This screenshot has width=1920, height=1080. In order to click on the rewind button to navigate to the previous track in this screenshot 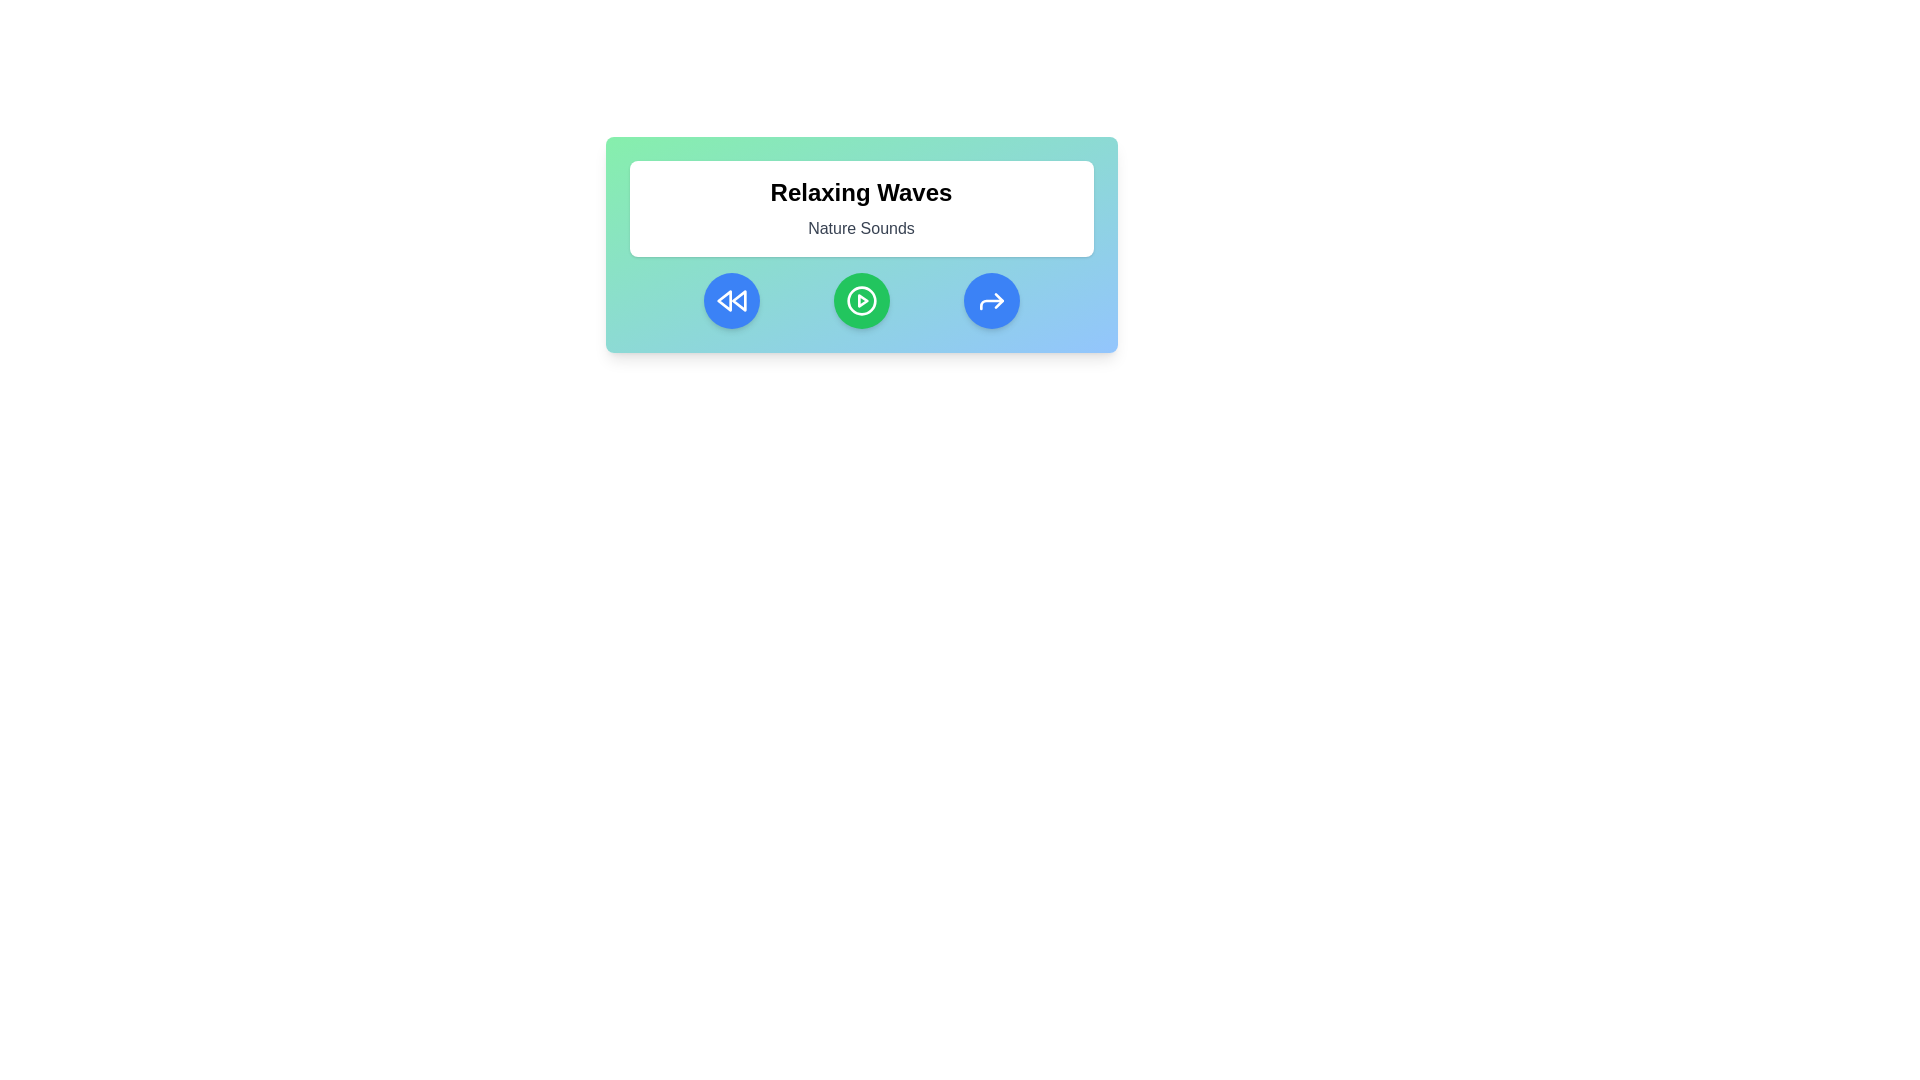, I will do `click(730, 300)`.